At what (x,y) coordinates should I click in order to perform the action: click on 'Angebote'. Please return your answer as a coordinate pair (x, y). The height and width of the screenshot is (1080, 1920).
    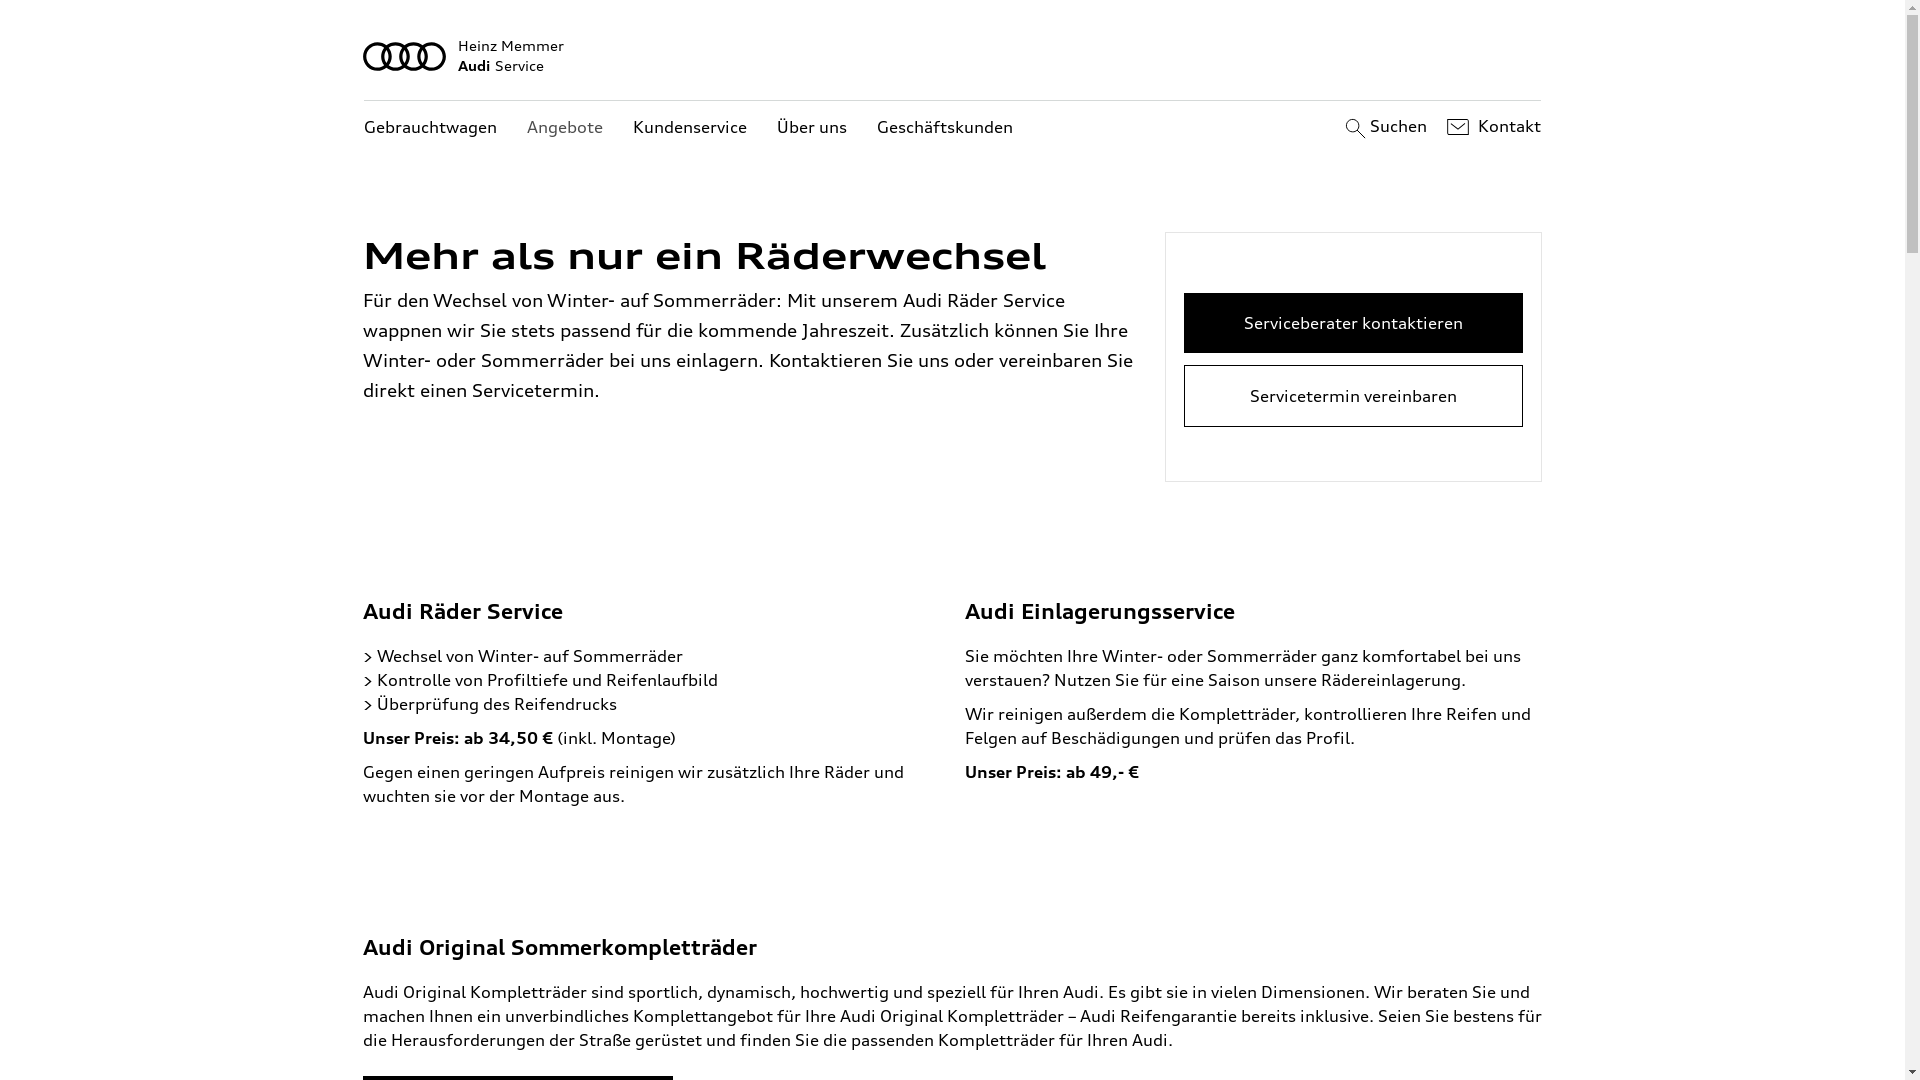
    Looking at the image, I should click on (564, 127).